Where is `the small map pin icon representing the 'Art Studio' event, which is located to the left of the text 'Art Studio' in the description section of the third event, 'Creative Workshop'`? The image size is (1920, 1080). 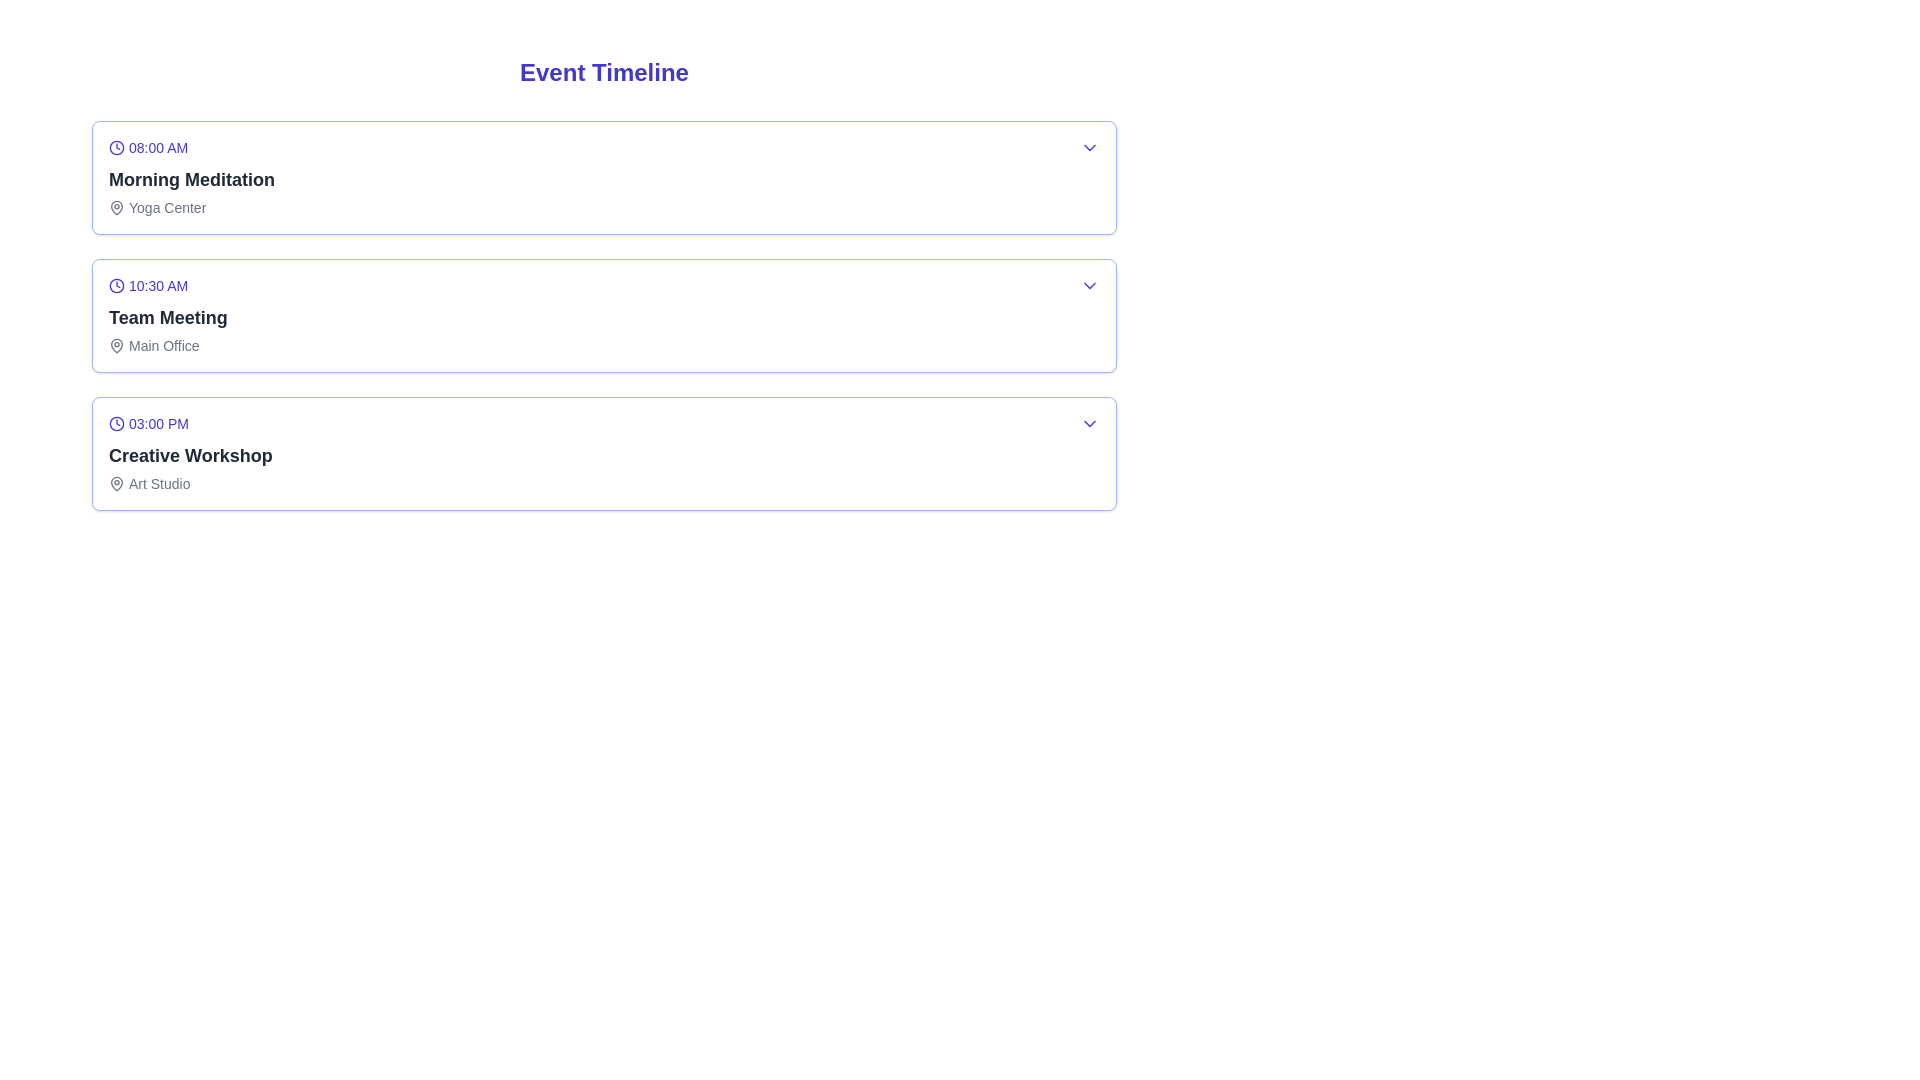
the small map pin icon representing the 'Art Studio' event, which is located to the left of the text 'Art Studio' in the description section of the third event, 'Creative Workshop' is located at coordinates (115, 483).